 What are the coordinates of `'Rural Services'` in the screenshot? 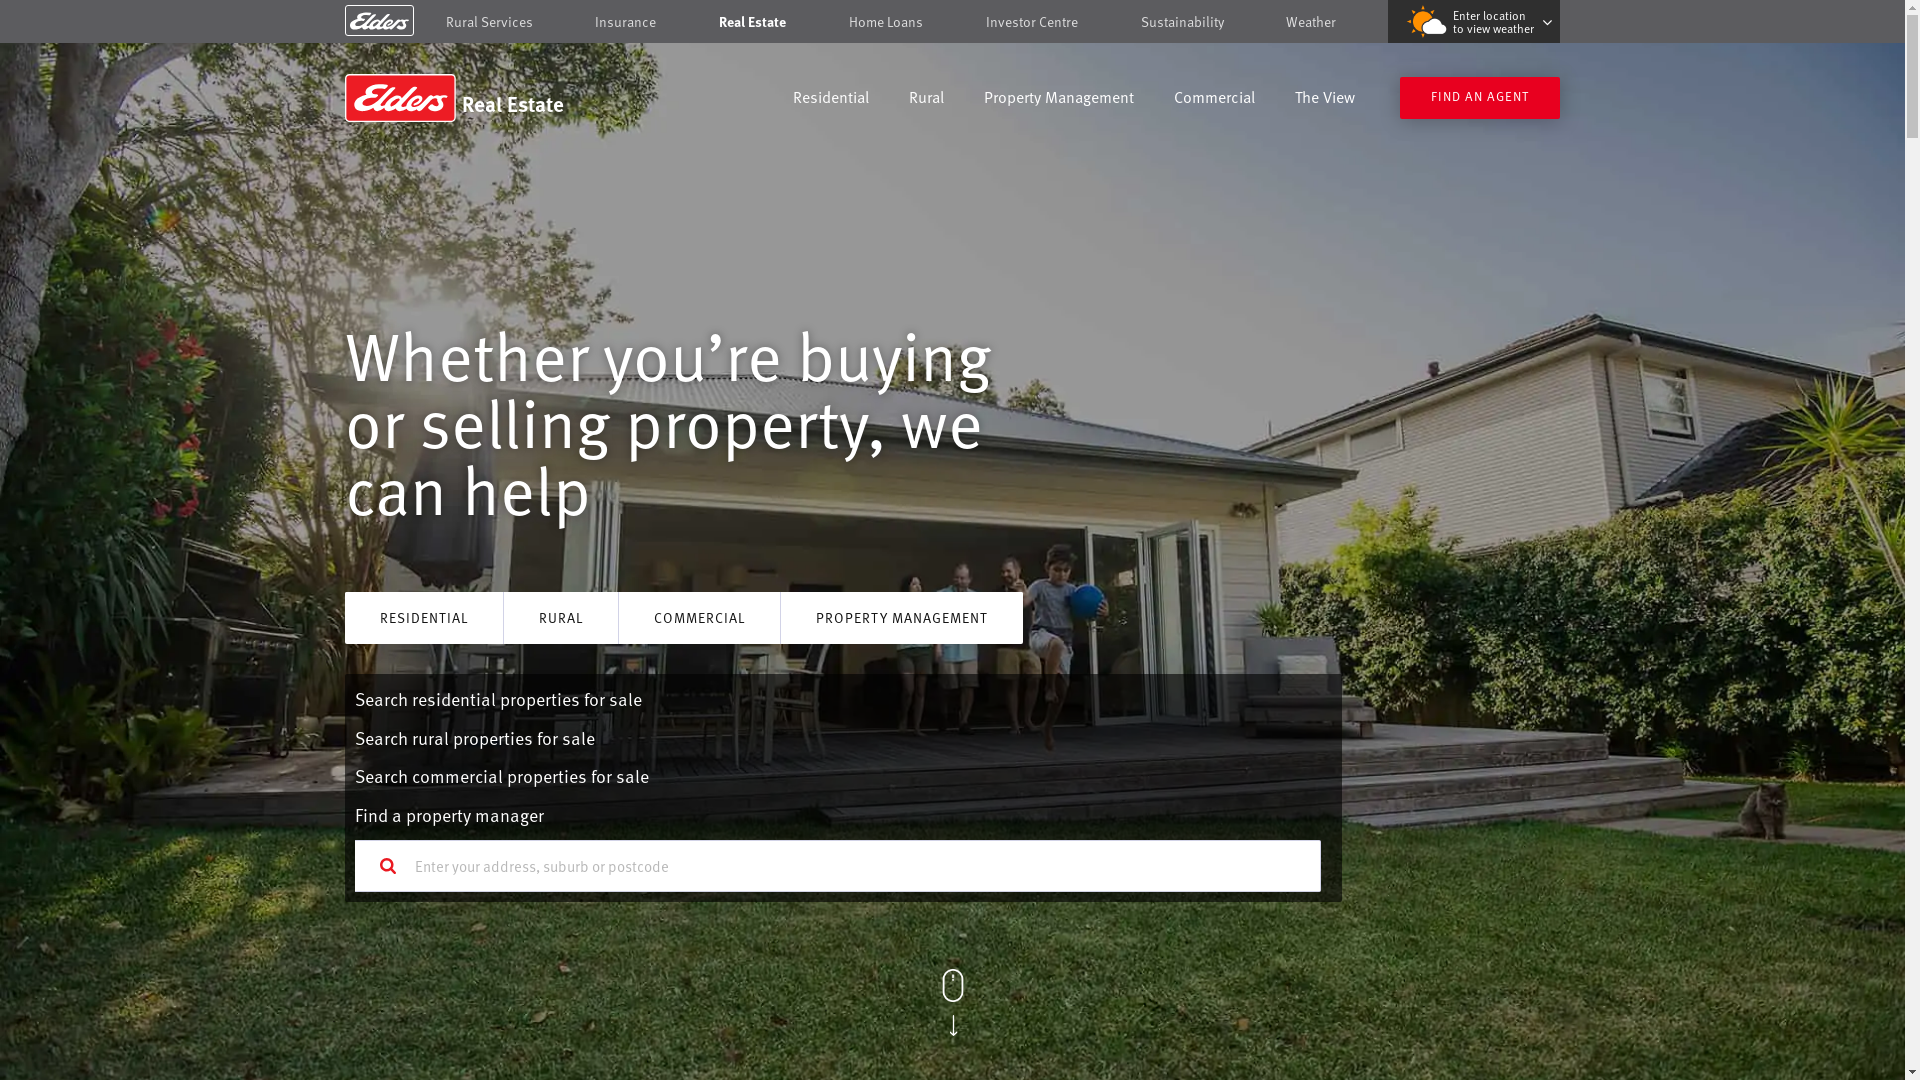 It's located at (445, 21).